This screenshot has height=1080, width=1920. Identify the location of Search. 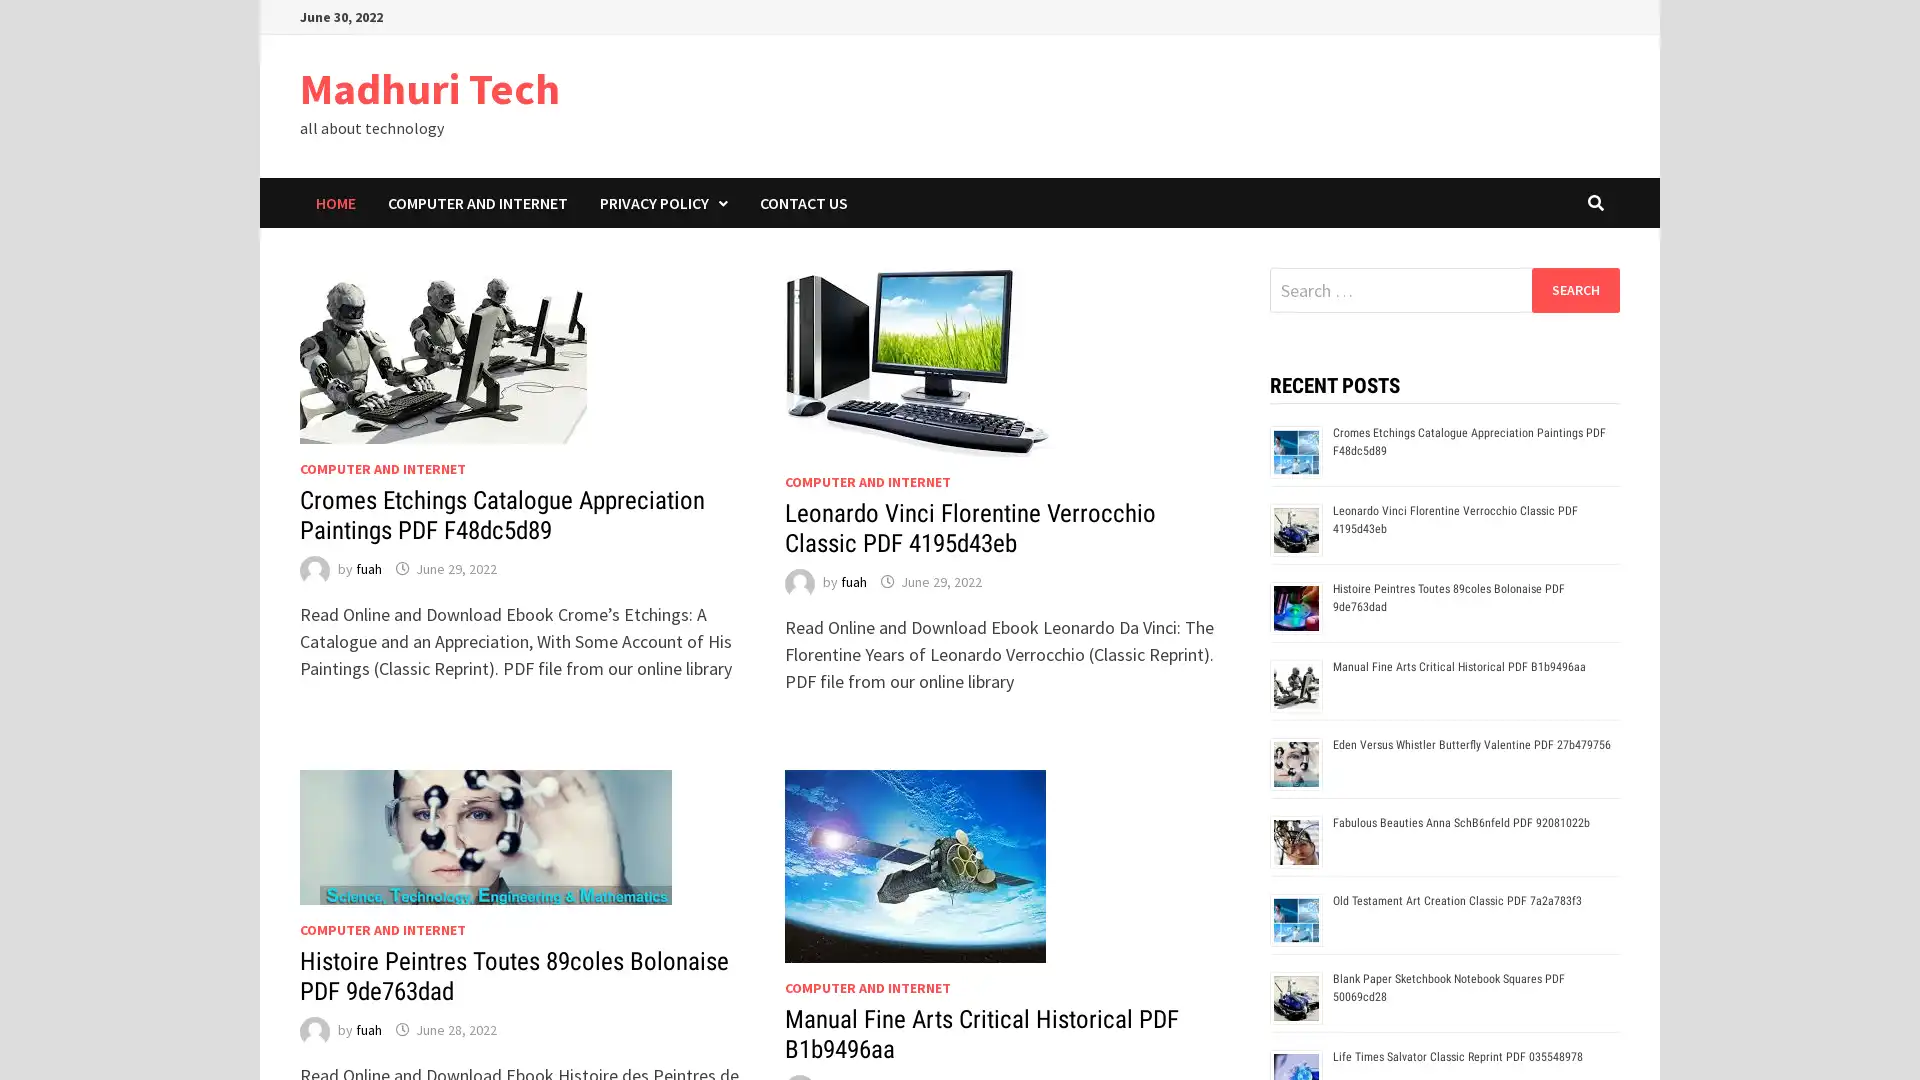
(1574, 289).